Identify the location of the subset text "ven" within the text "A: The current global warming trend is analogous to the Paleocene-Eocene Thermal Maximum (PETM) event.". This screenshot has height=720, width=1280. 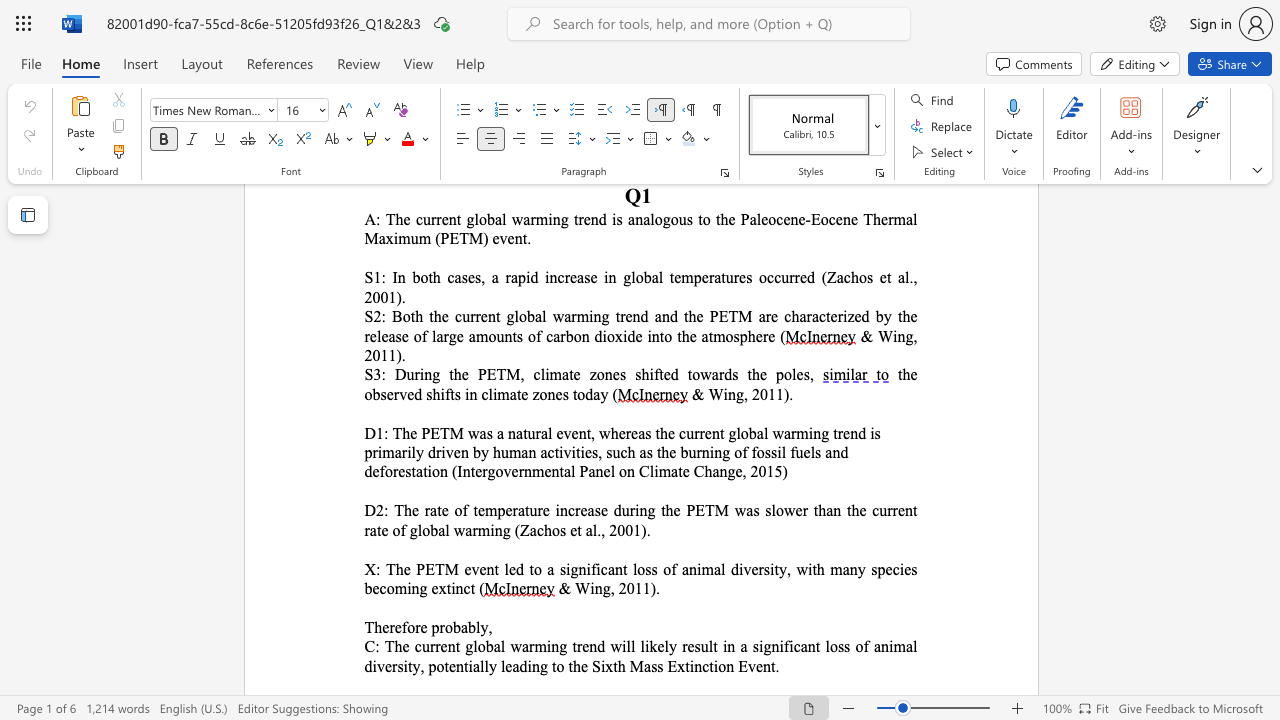
(499, 237).